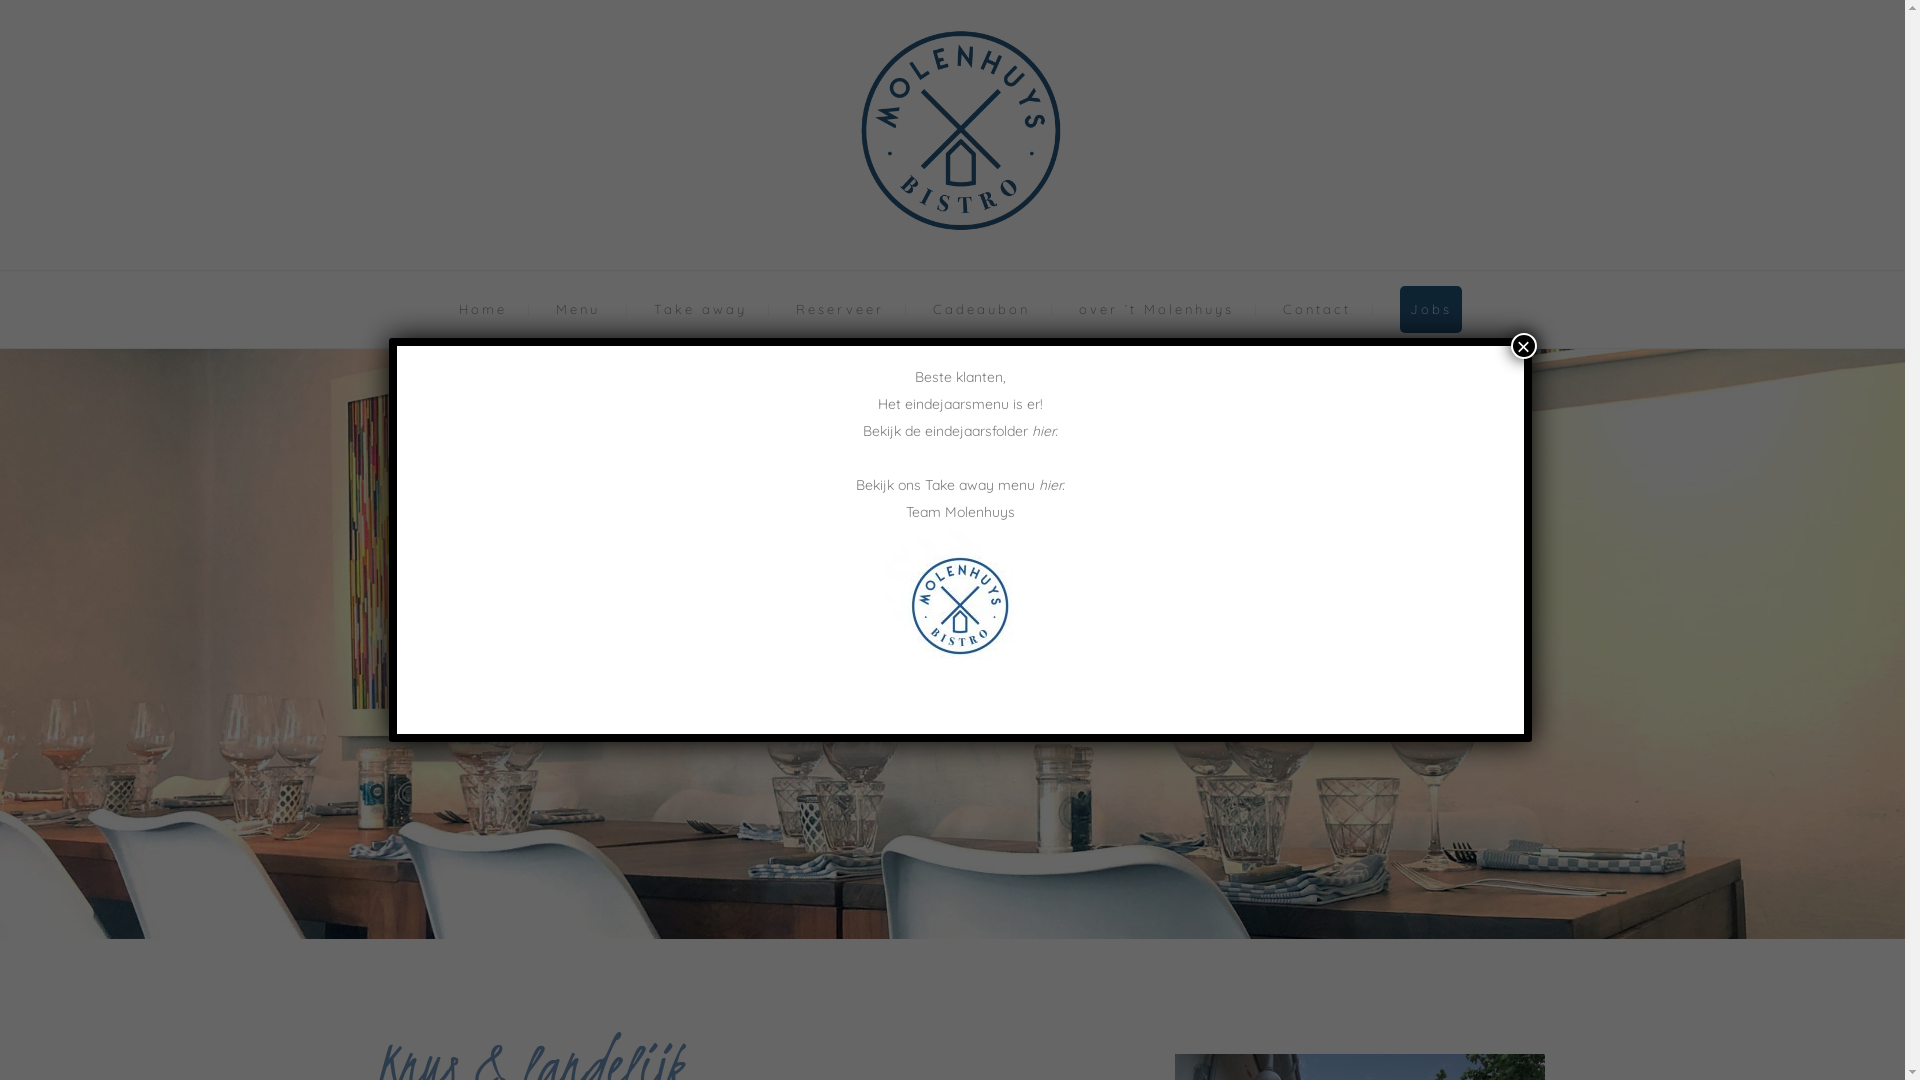 Image resolution: width=1920 pixels, height=1080 pixels. I want to click on 'Contact', so click(1315, 308).